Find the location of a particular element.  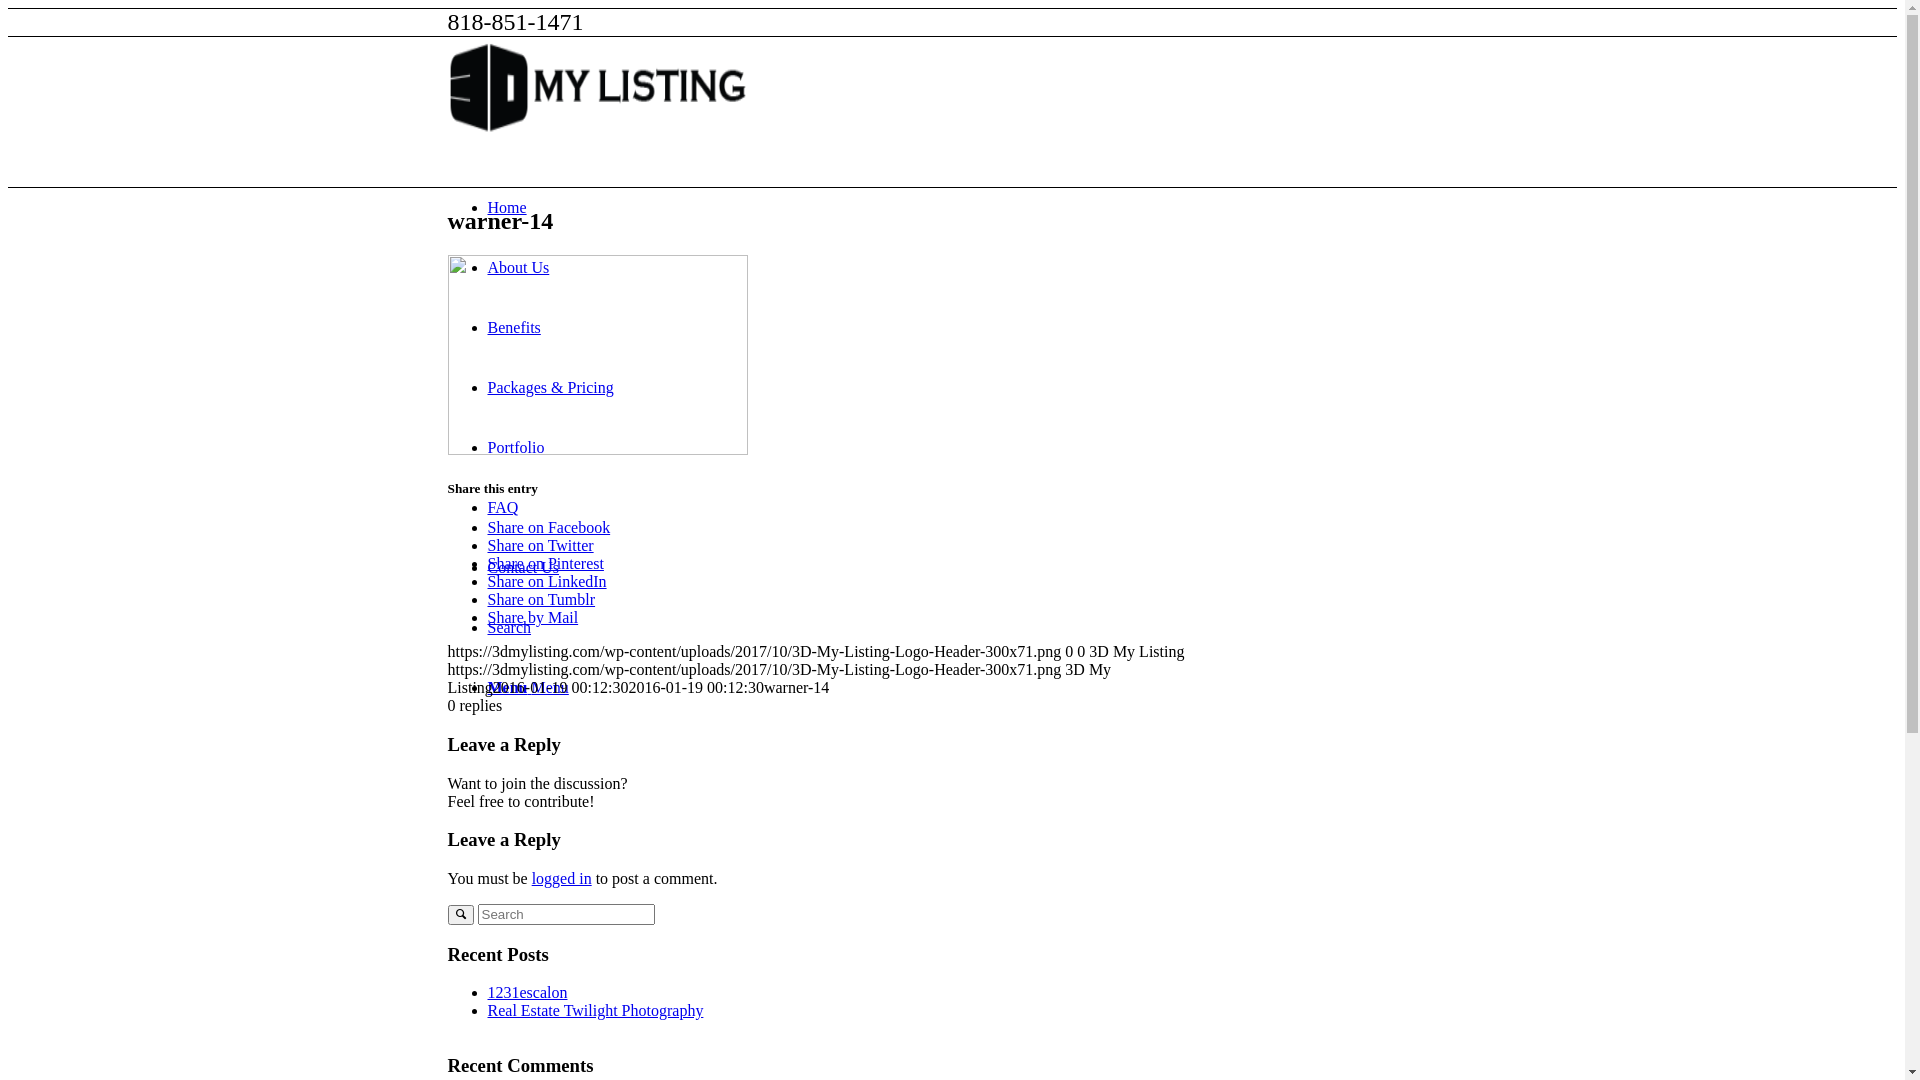

'Share on Pinterest' is located at coordinates (488, 563).